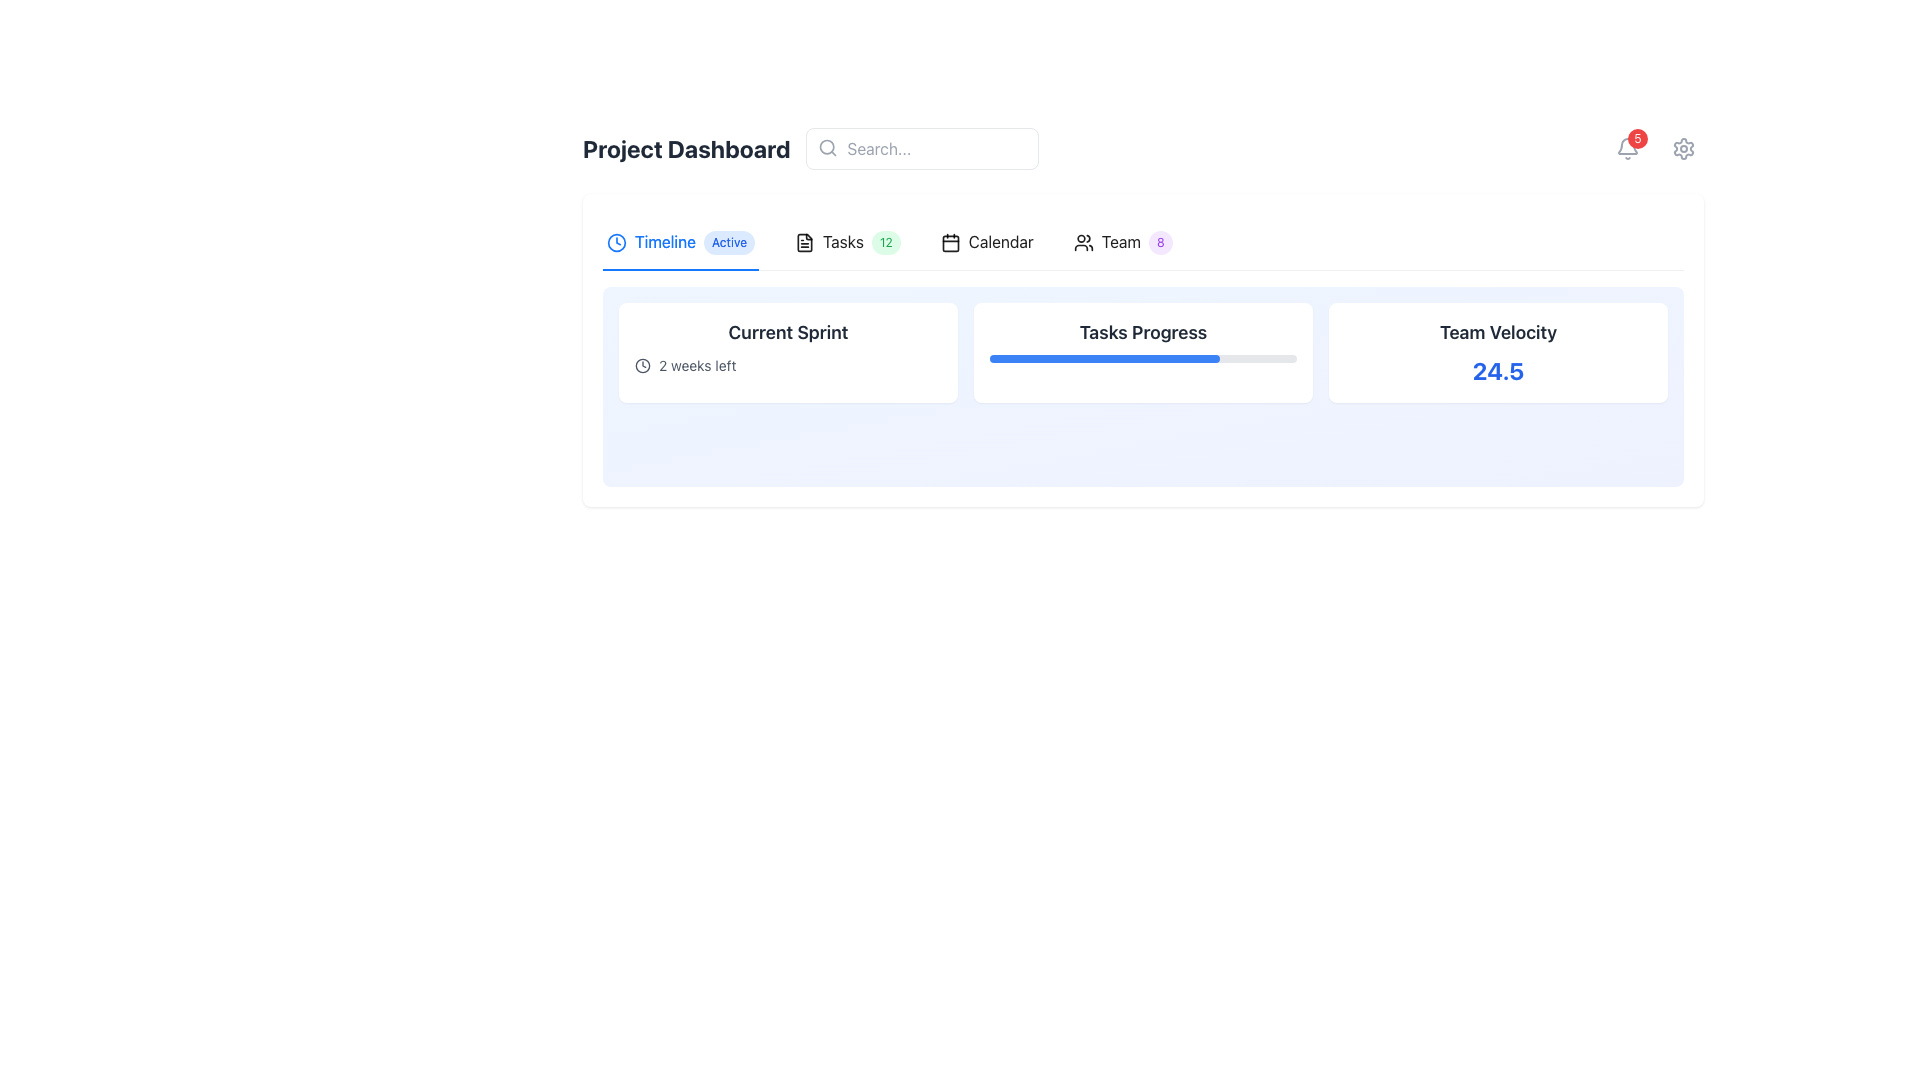 This screenshot has height=1080, width=1920. I want to click on the active tab indicator located beneath the 'Timeline' tab in the tabbed navigation interface, so click(681, 270).